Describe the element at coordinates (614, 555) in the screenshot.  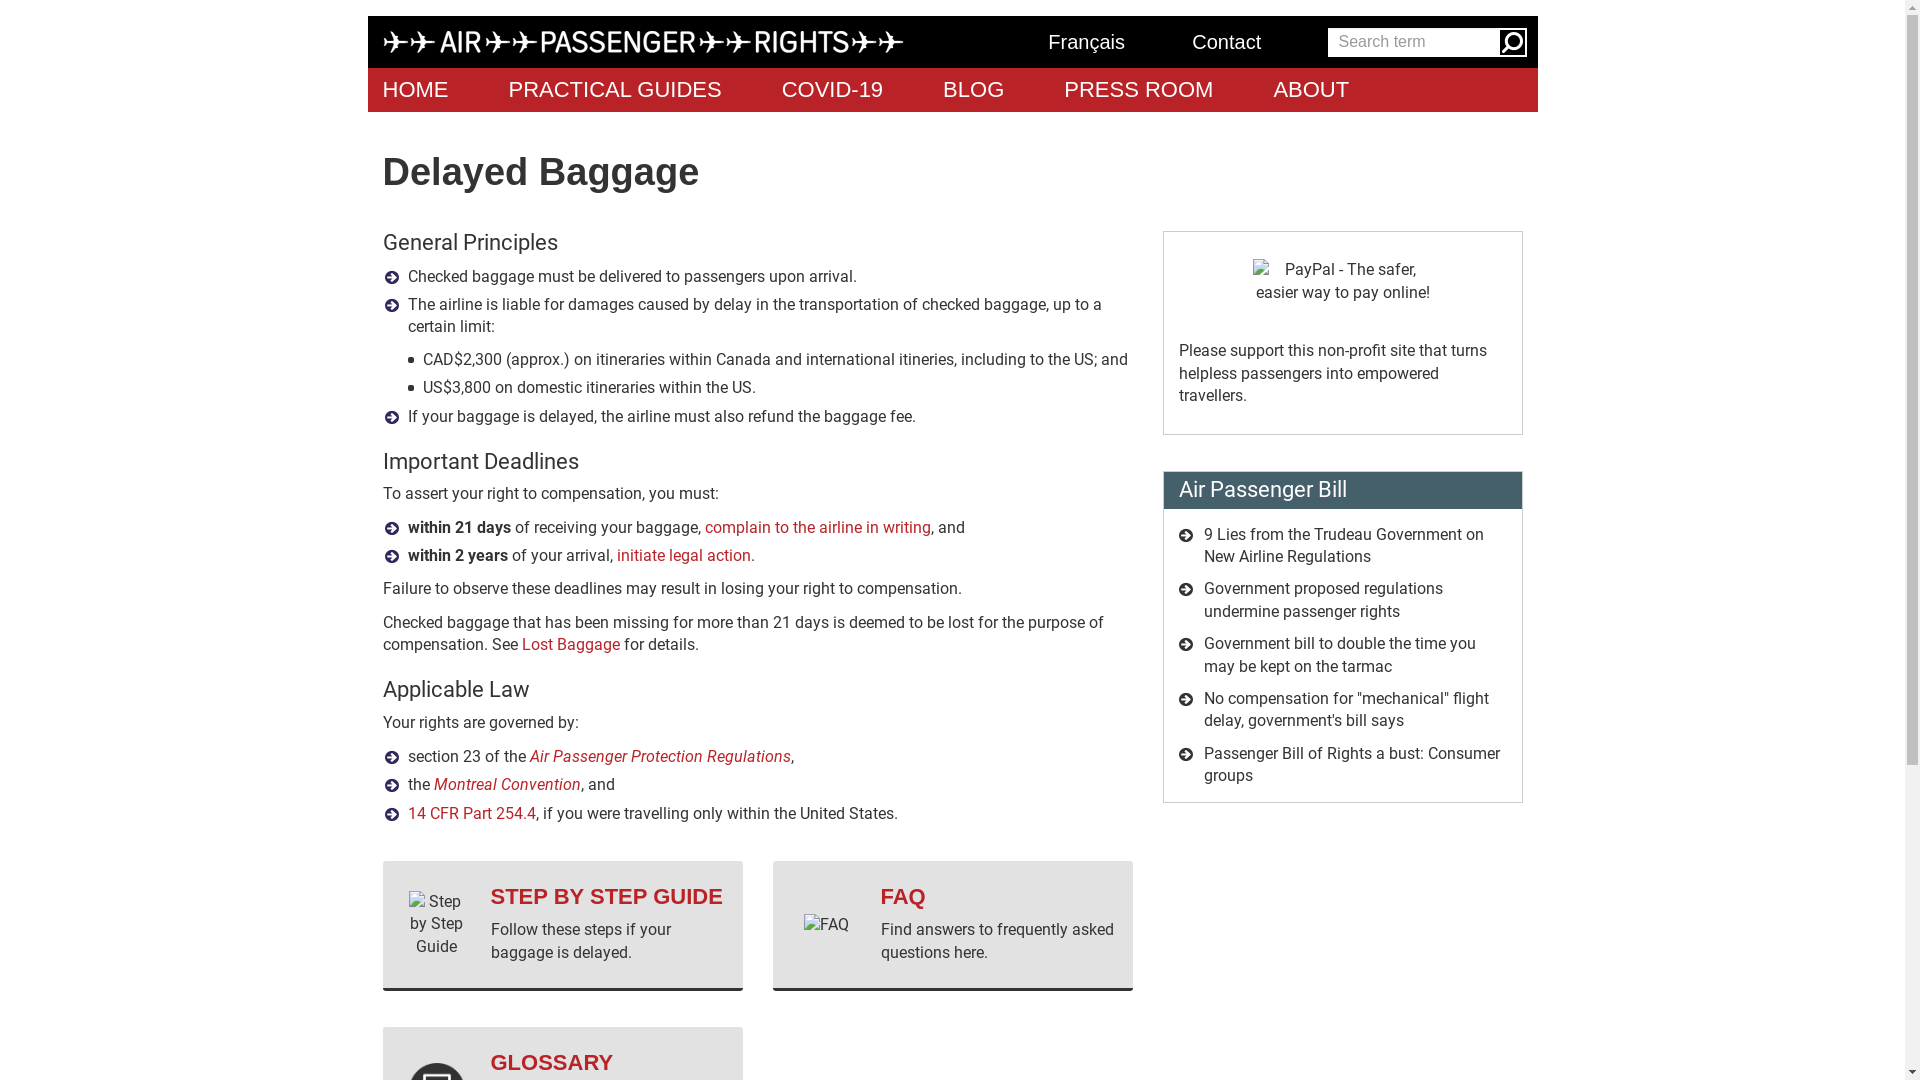
I see `'initiate legal action'` at that location.